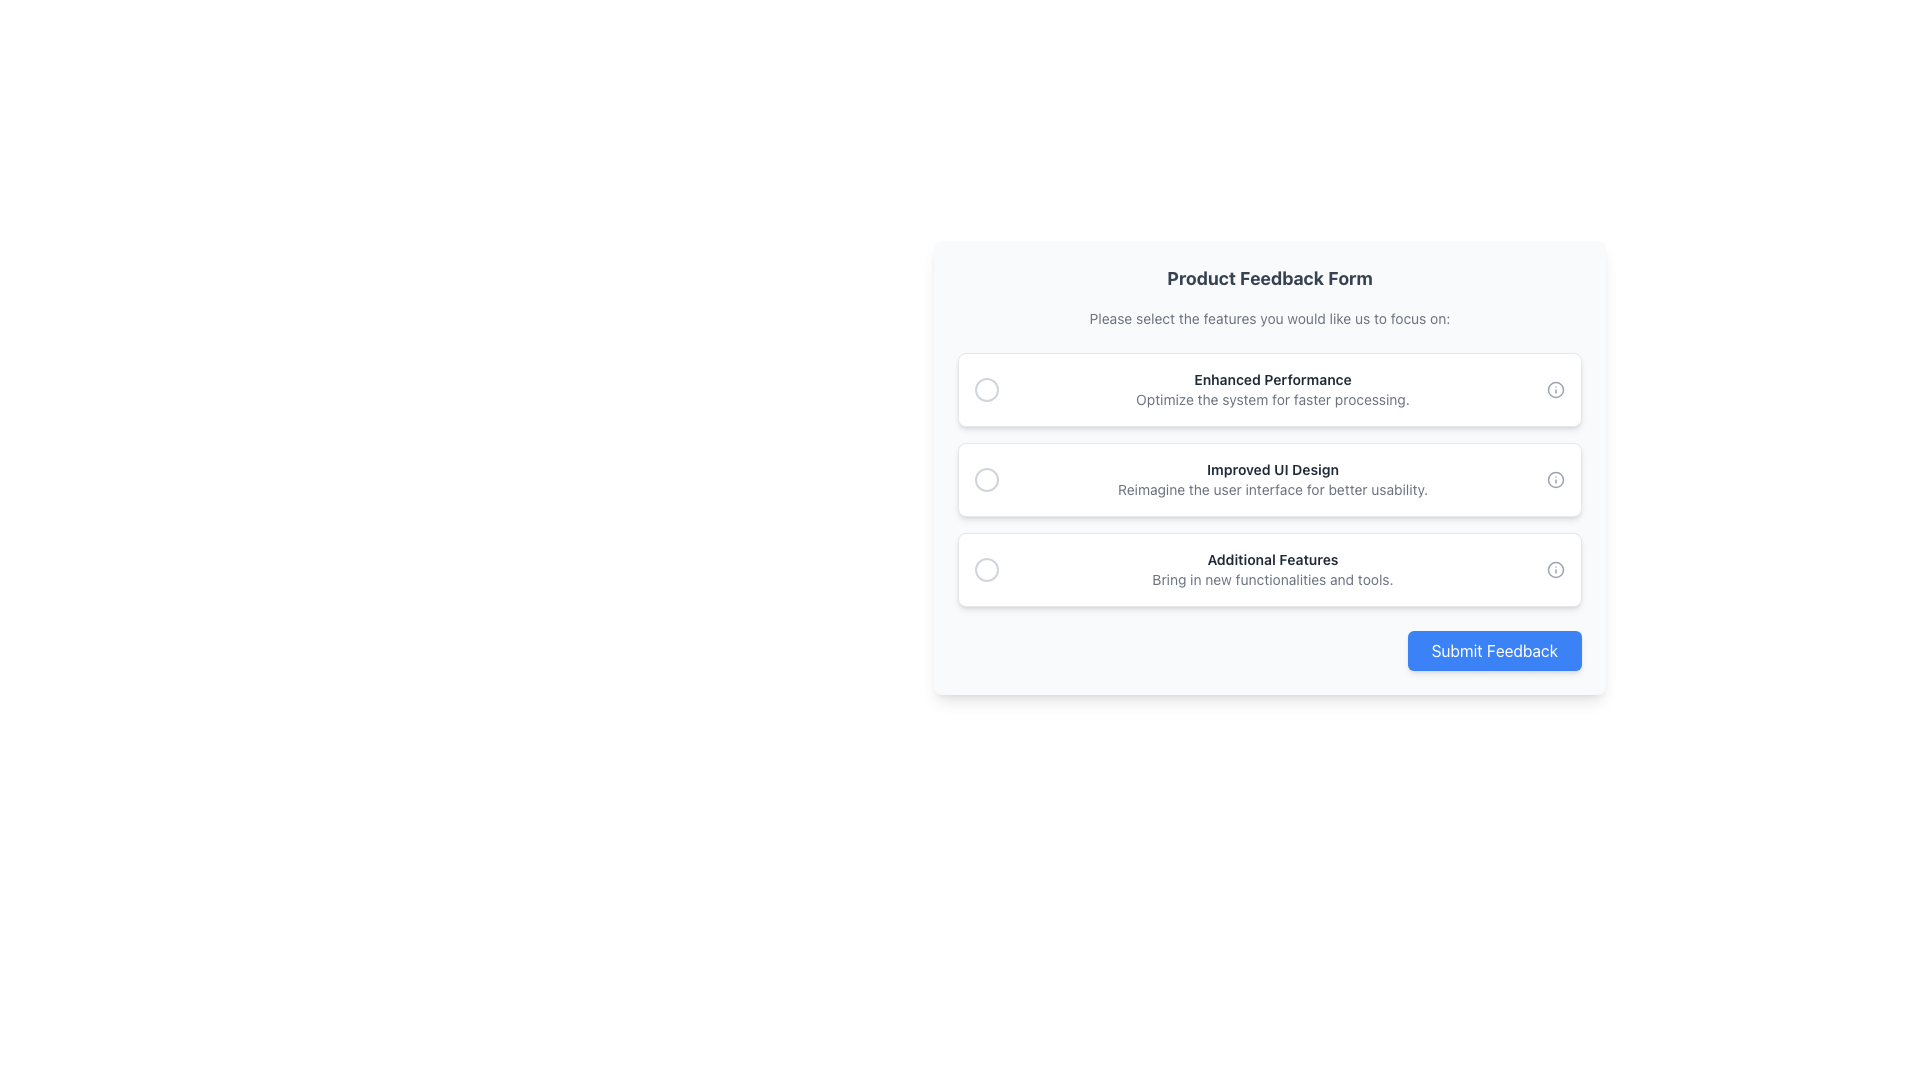  What do you see at coordinates (1494, 651) in the screenshot?
I see `the submission button for the feedback form, located at the bottom-right corner` at bounding box center [1494, 651].